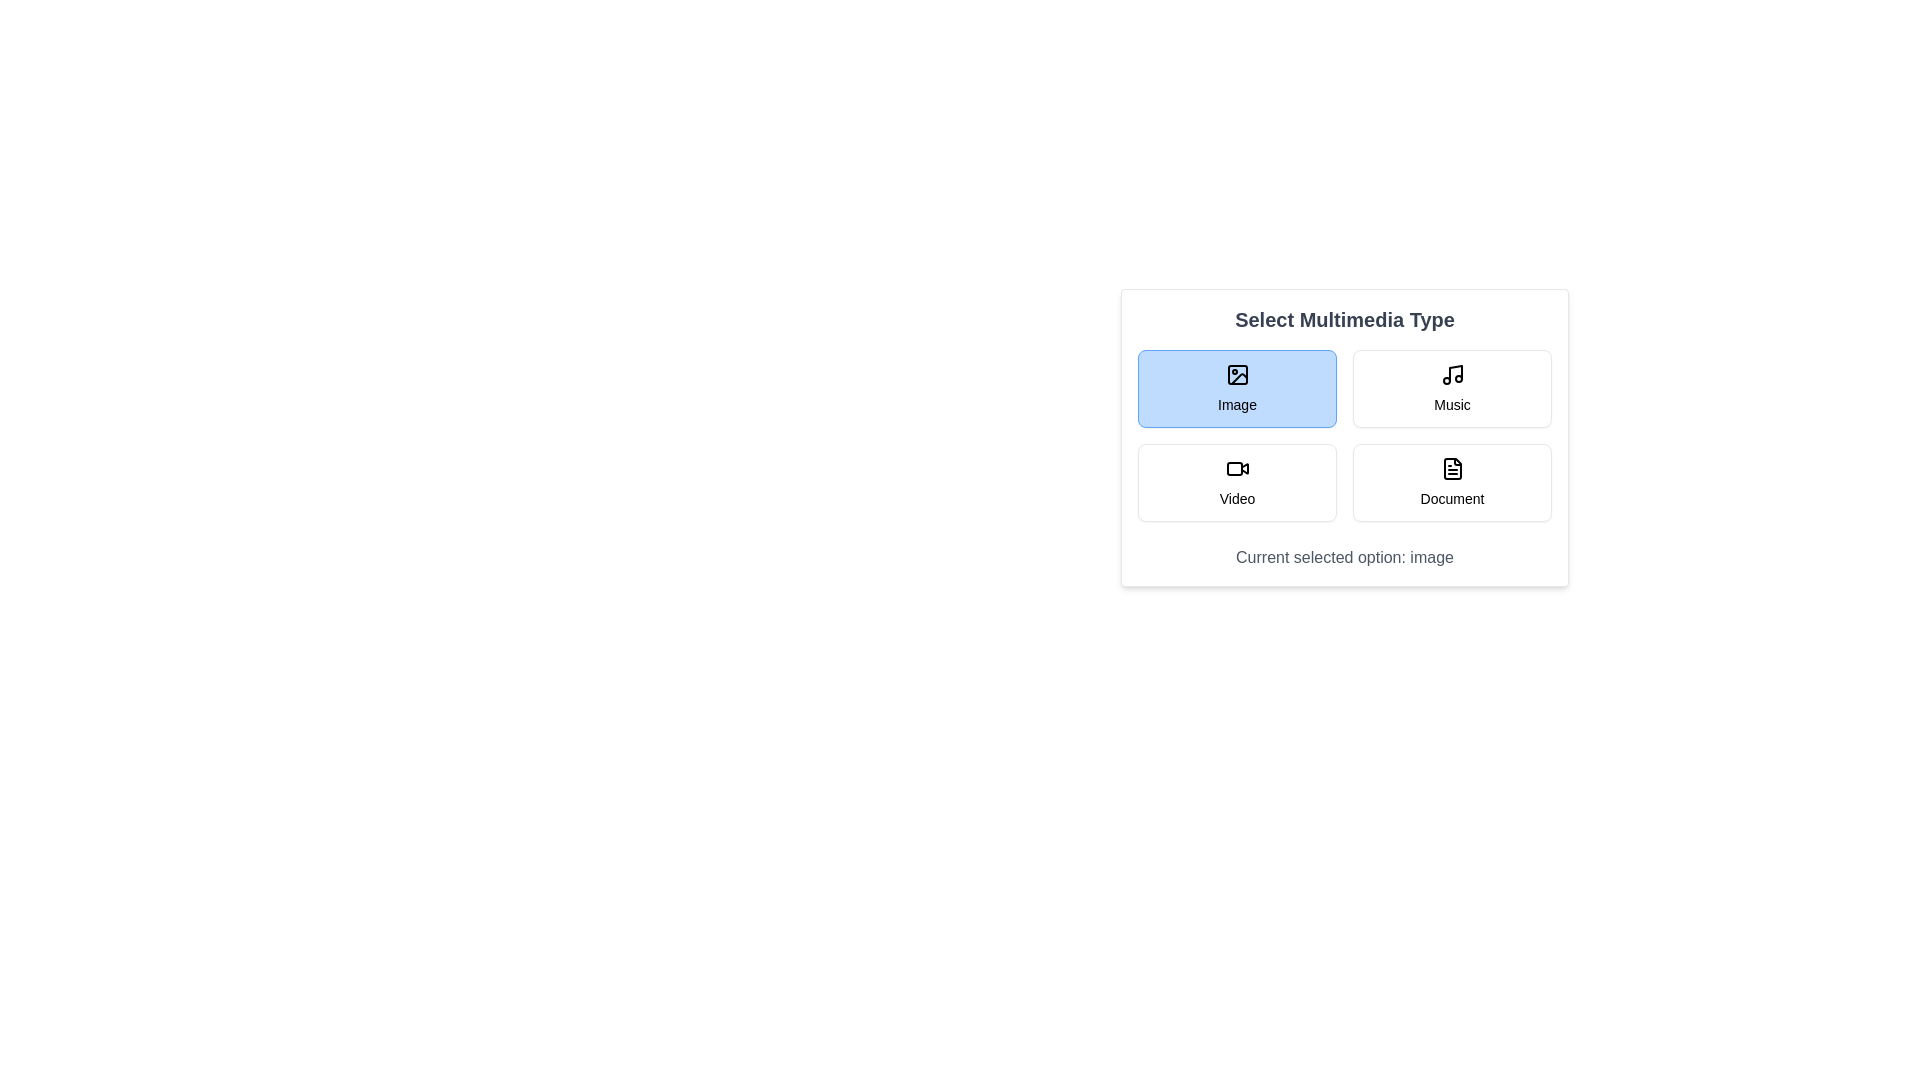  I want to click on the multimedia type Image by clicking the corresponding button, so click(1236, 389).